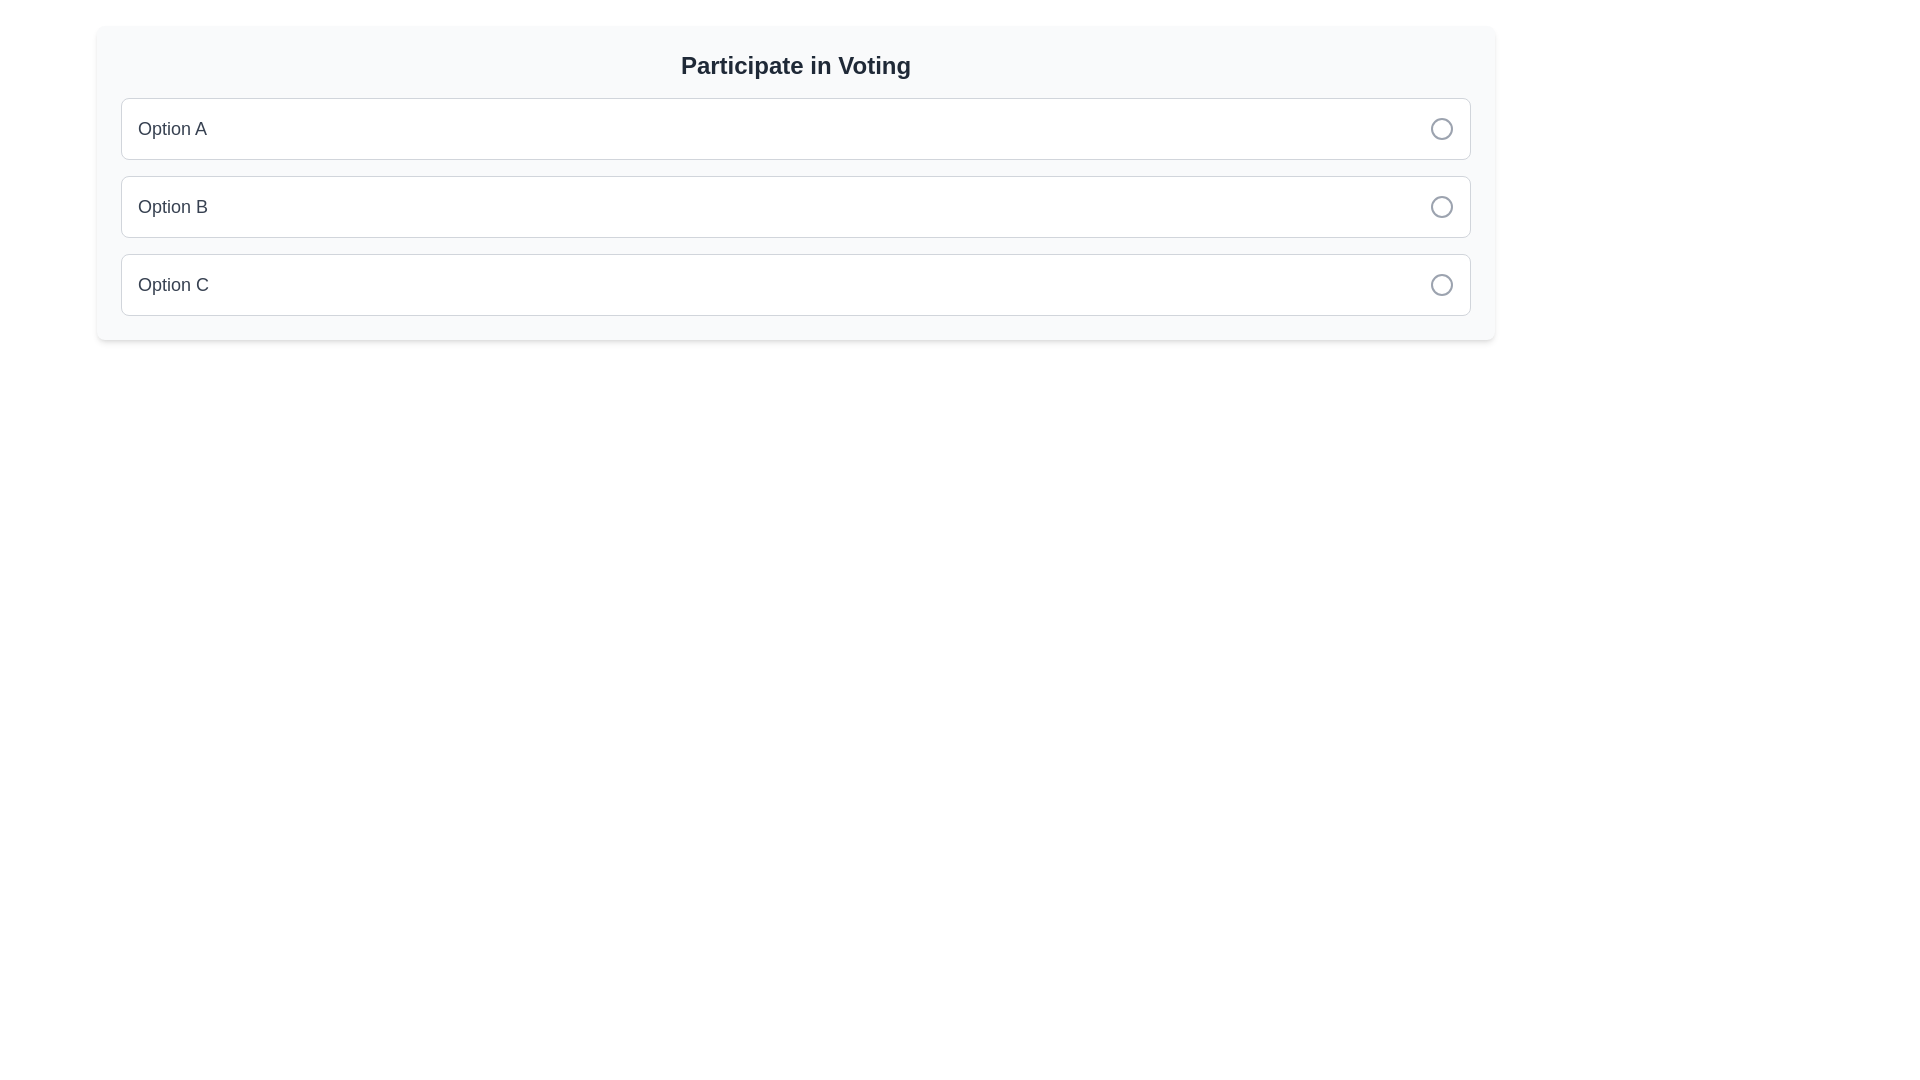  What do you see at coordinates (1441, 285) in the screenshot?
I see `the SVG Icon located at the far right end of the row labeled 'Option C'` at bounding box center [1441, 285].